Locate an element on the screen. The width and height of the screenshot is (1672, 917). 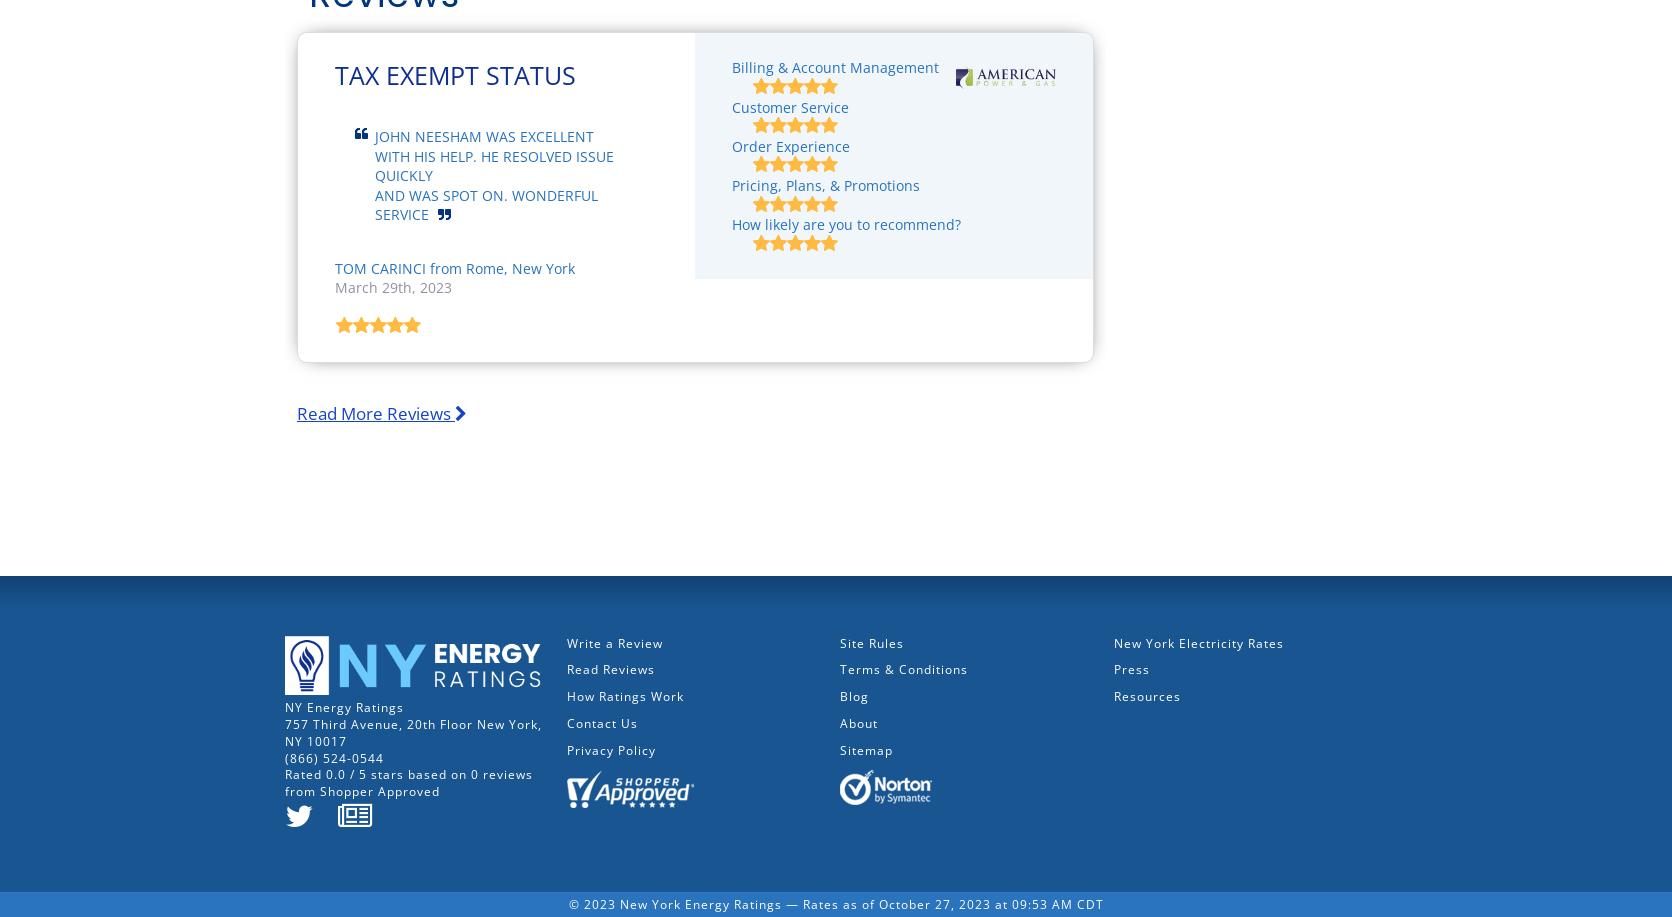
'Press' is located at coordinates (1130, 669).